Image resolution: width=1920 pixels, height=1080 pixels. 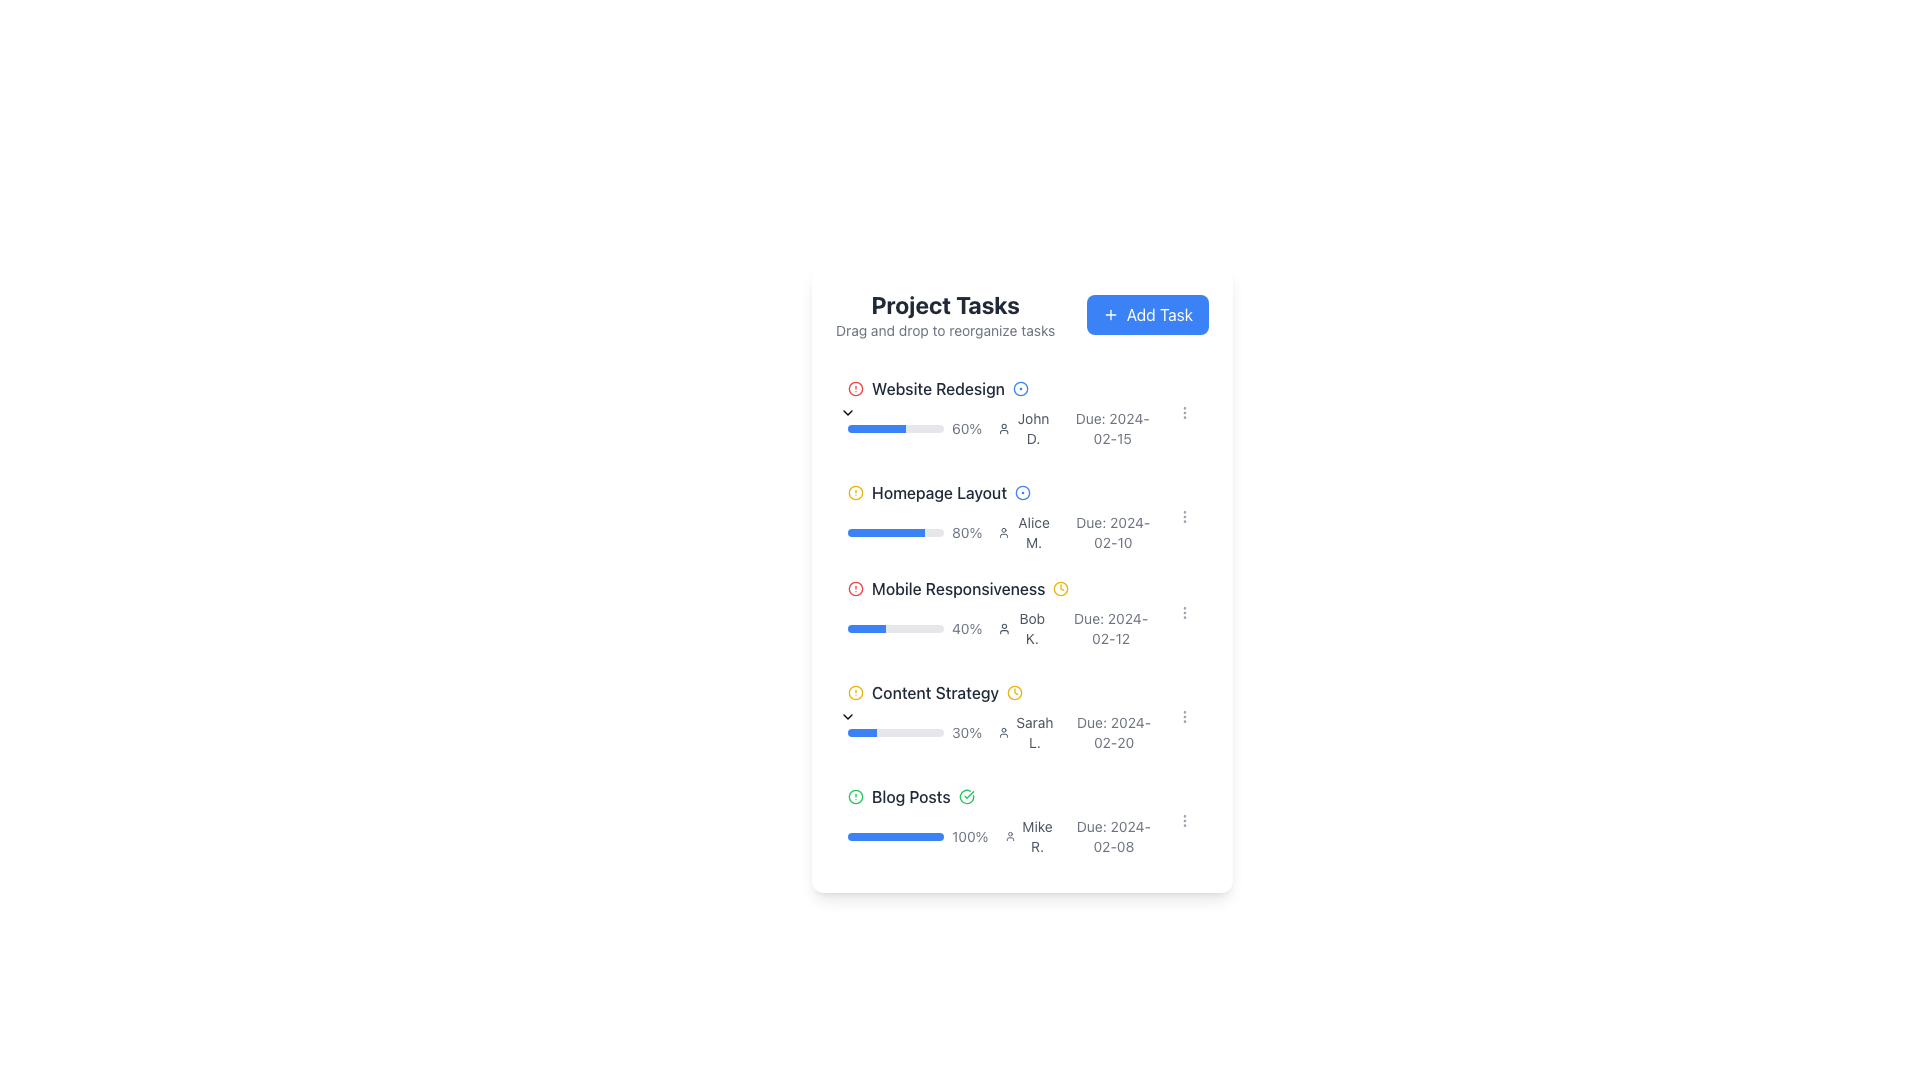 What do you see at coordinates (1023, 627) in the screenshot?
I see `name displayed in the text block labeled 'Bob K.' which is styled in a muted gray color and accompanied by a user icon on its left` at bounding box center [1023, 627].